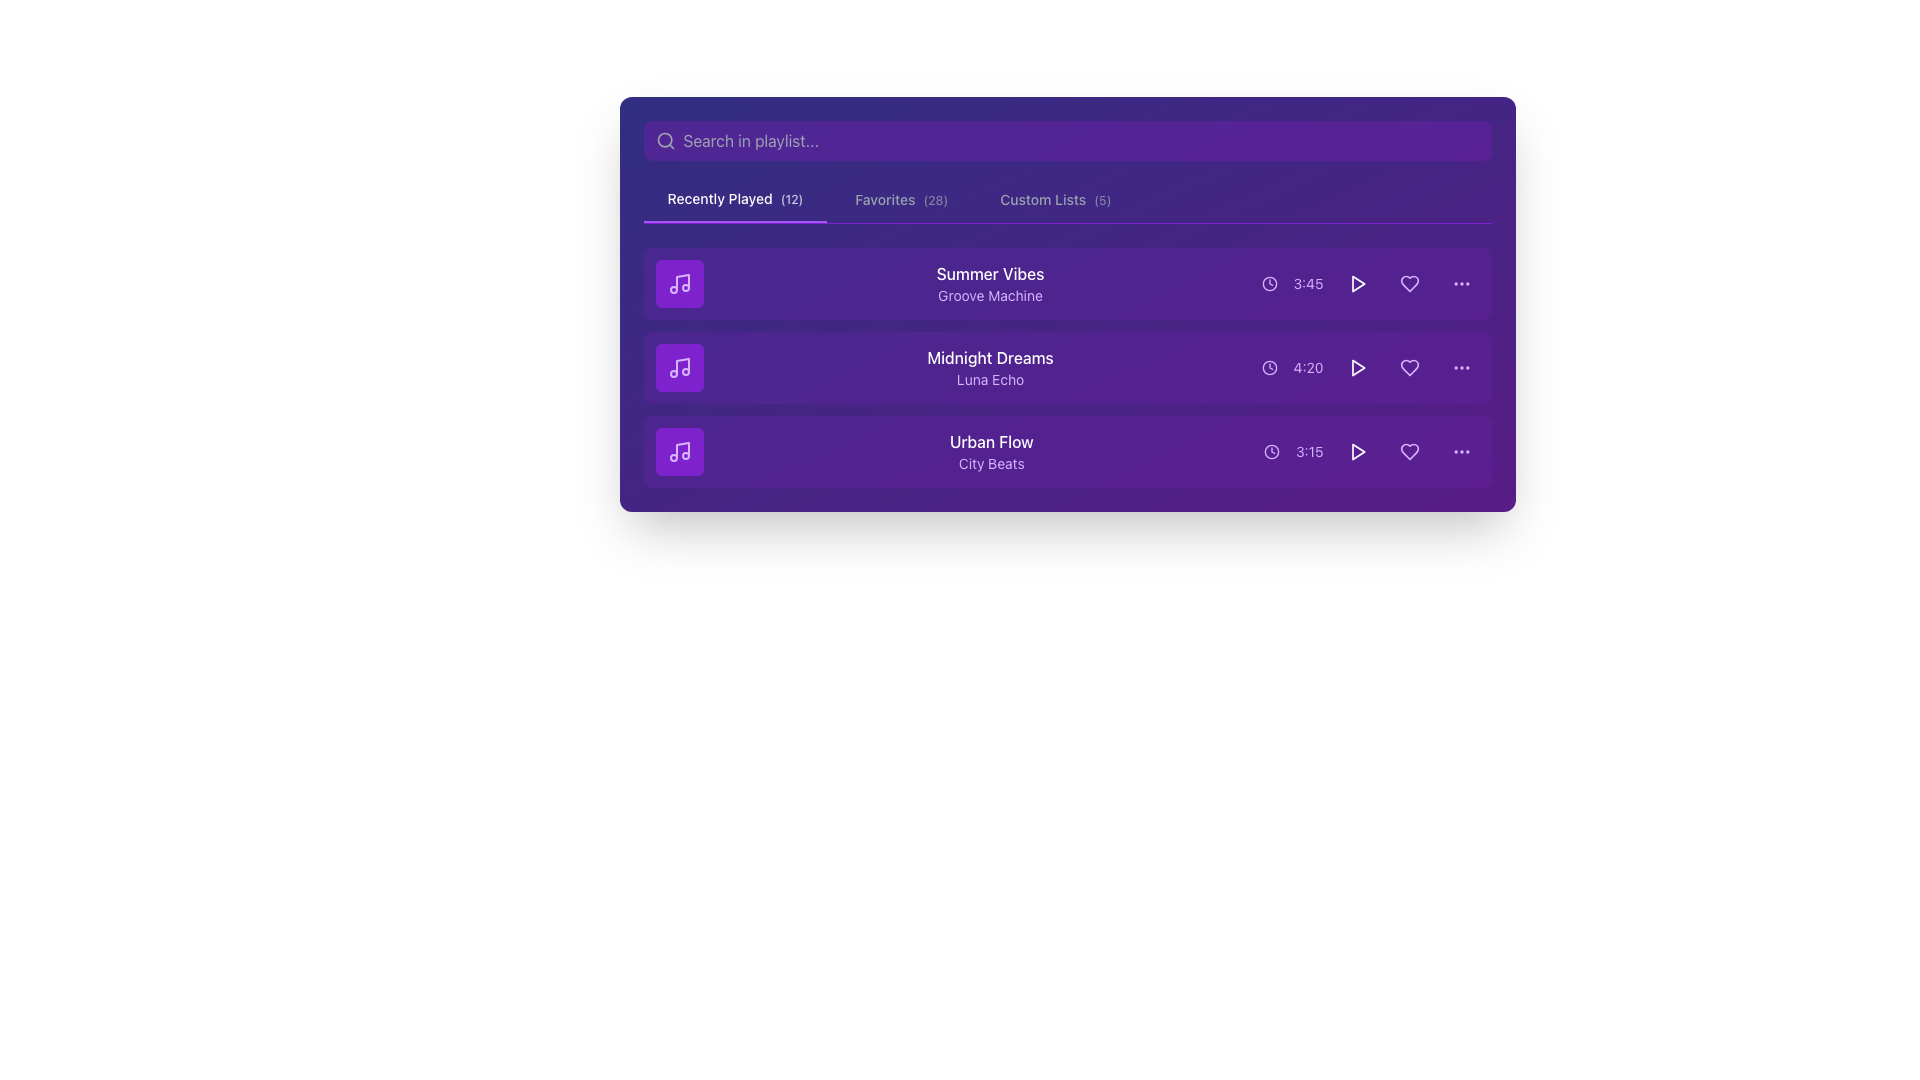  What do you see at coordinates (900, 200) in the screenshot?
I see `the navigation button located in the horizontal navigation bar` at bounding box center [900, 200].